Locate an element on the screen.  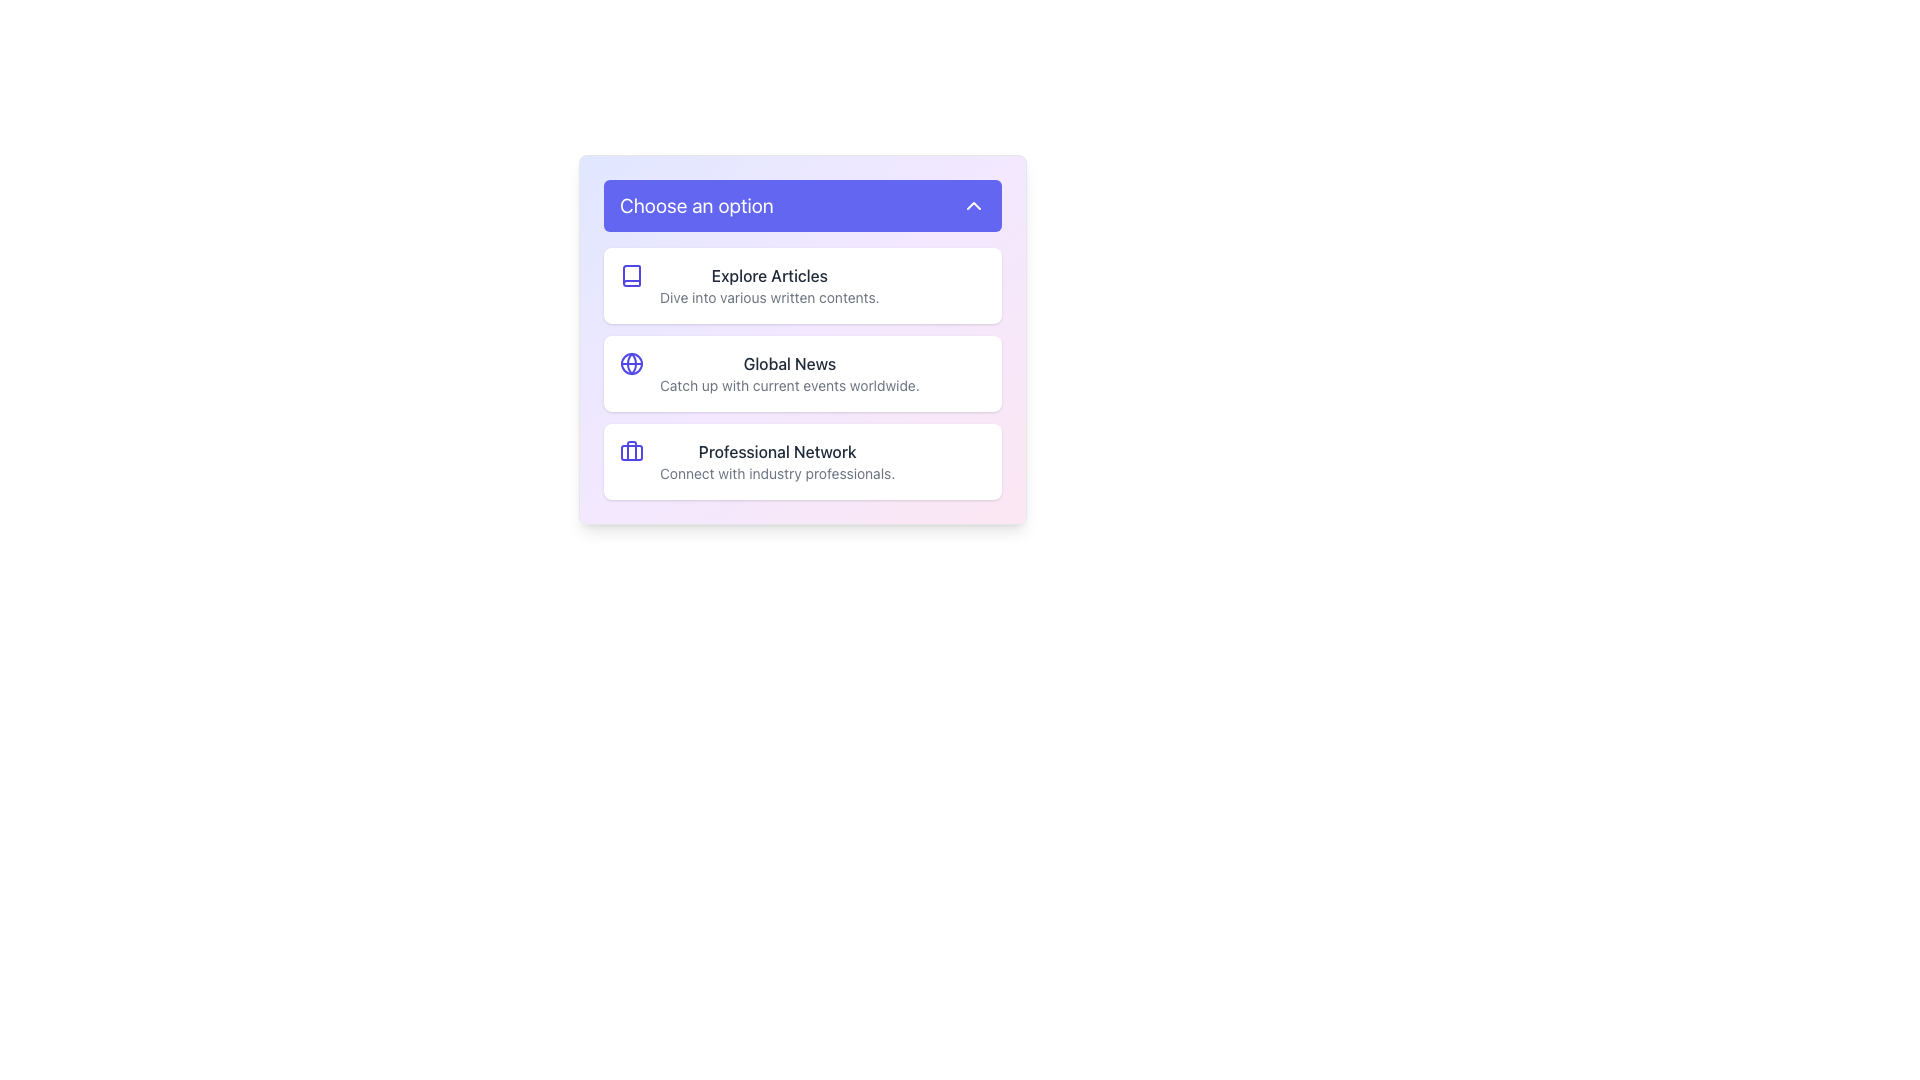
the leftmost icon in the 'Global News' option, which represents global information such as news or world events is located at coordinates (631, 363).